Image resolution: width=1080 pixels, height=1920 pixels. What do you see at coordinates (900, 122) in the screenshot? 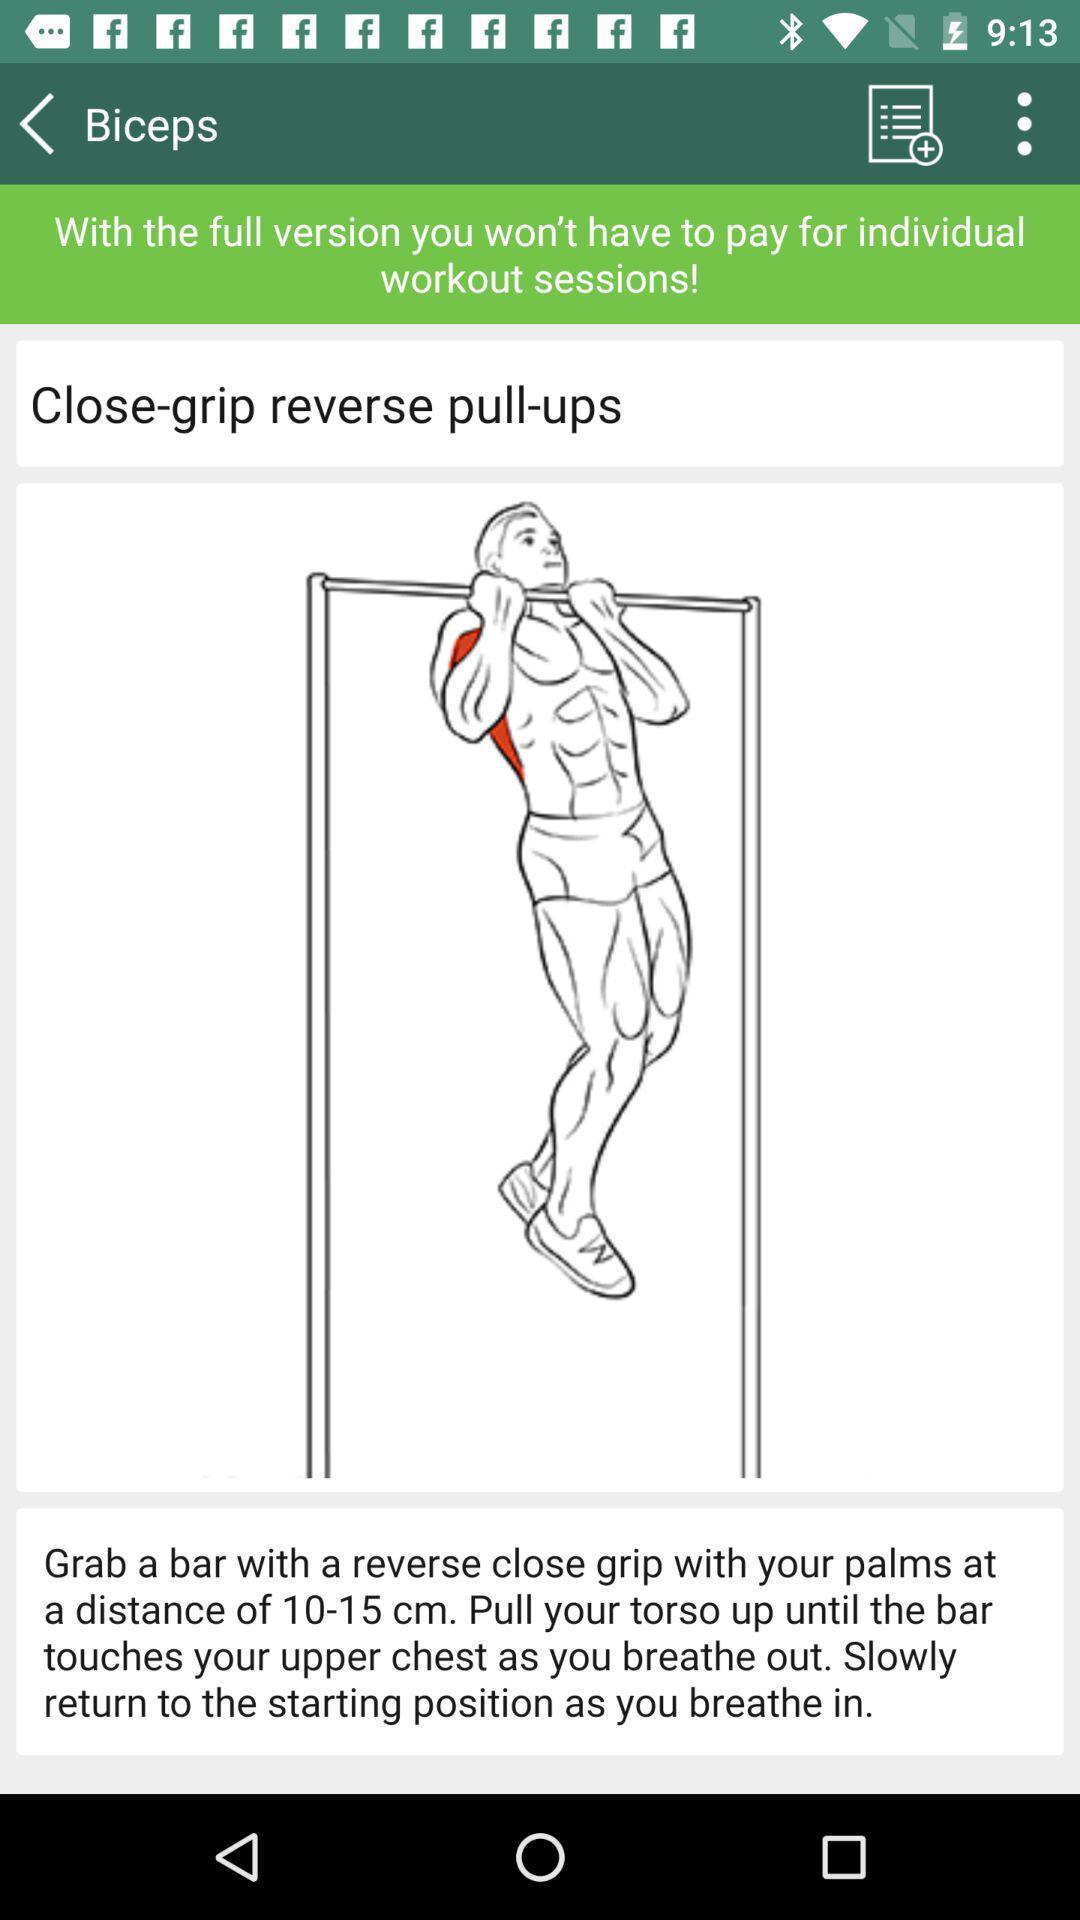
I see `app above the with the full app` at bounding box center [900, 122].